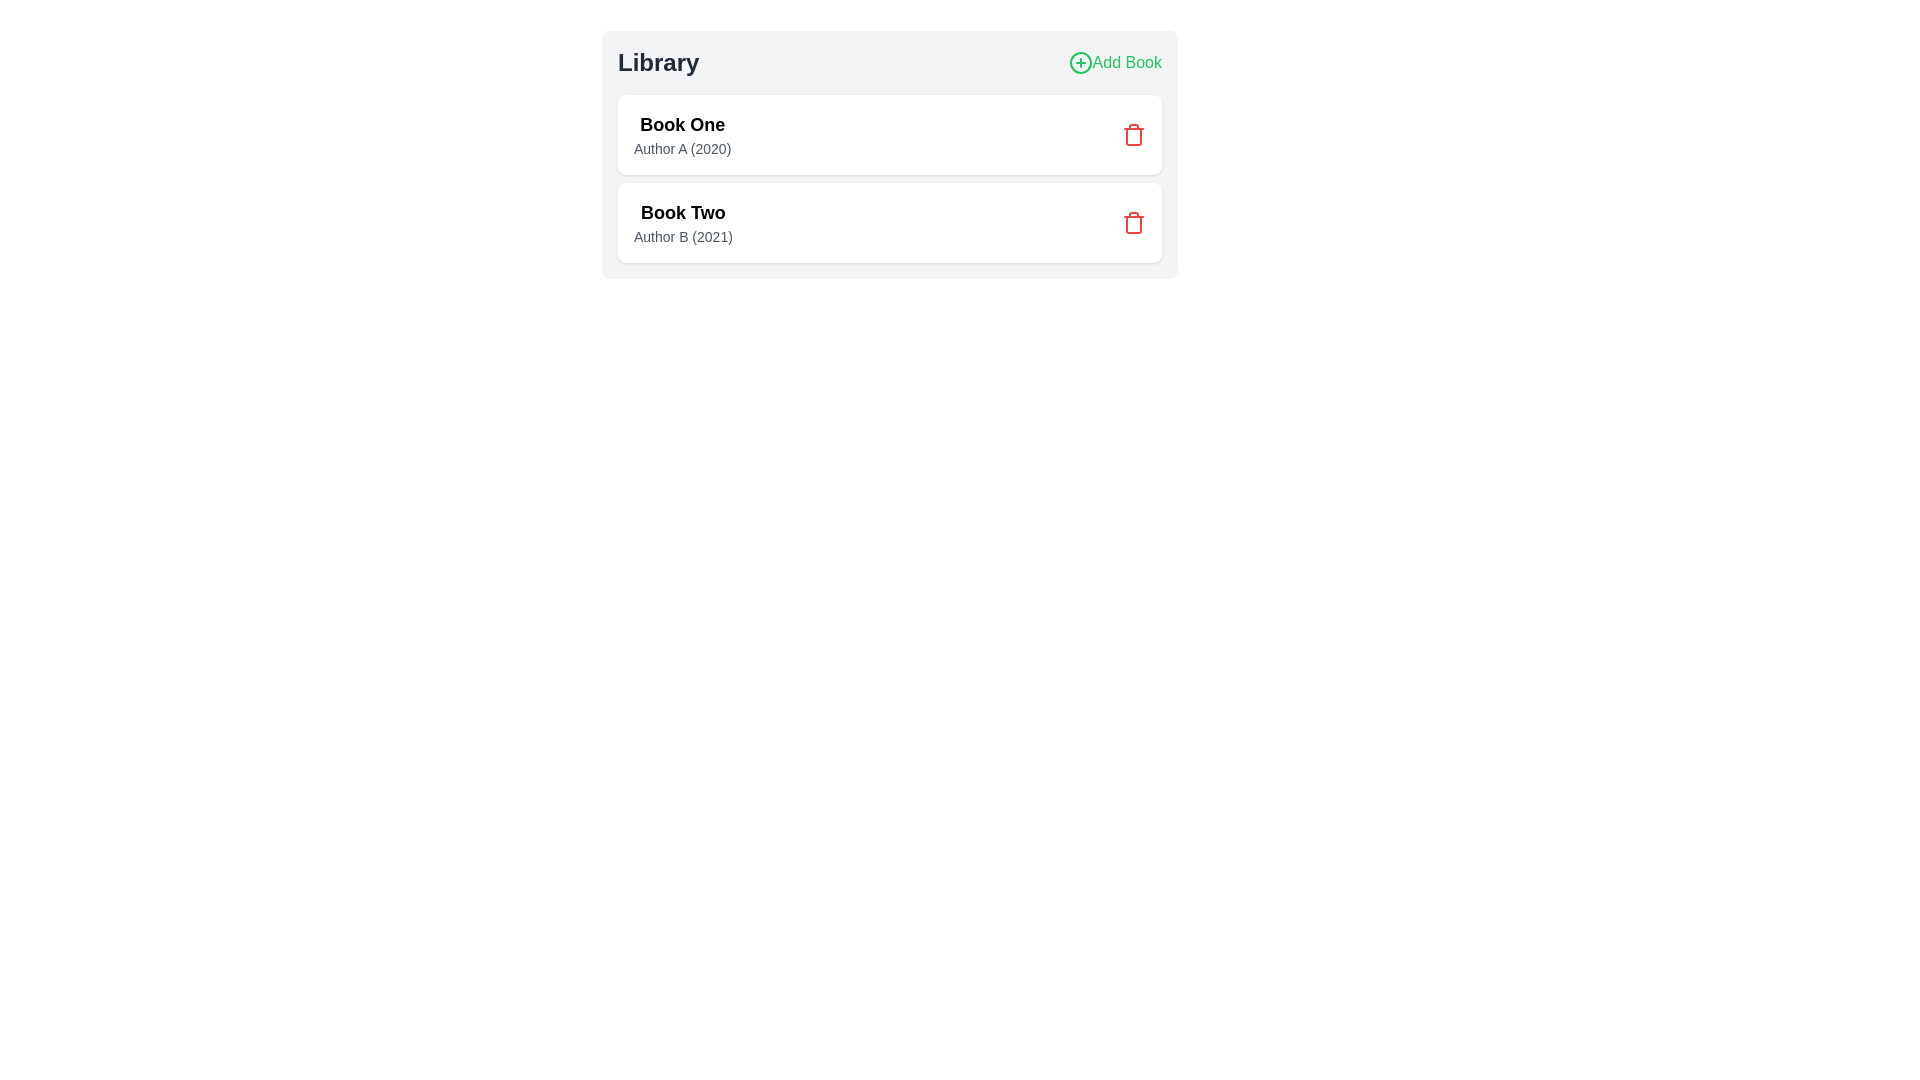 The width and height of the screenshot is (1920, 1080). I want to click on the text label displaying 'Book Two', which is styled as a bold header and located above the descriptive text 'Author B (2021)' in the second card of the list structure, so click(683, 212).